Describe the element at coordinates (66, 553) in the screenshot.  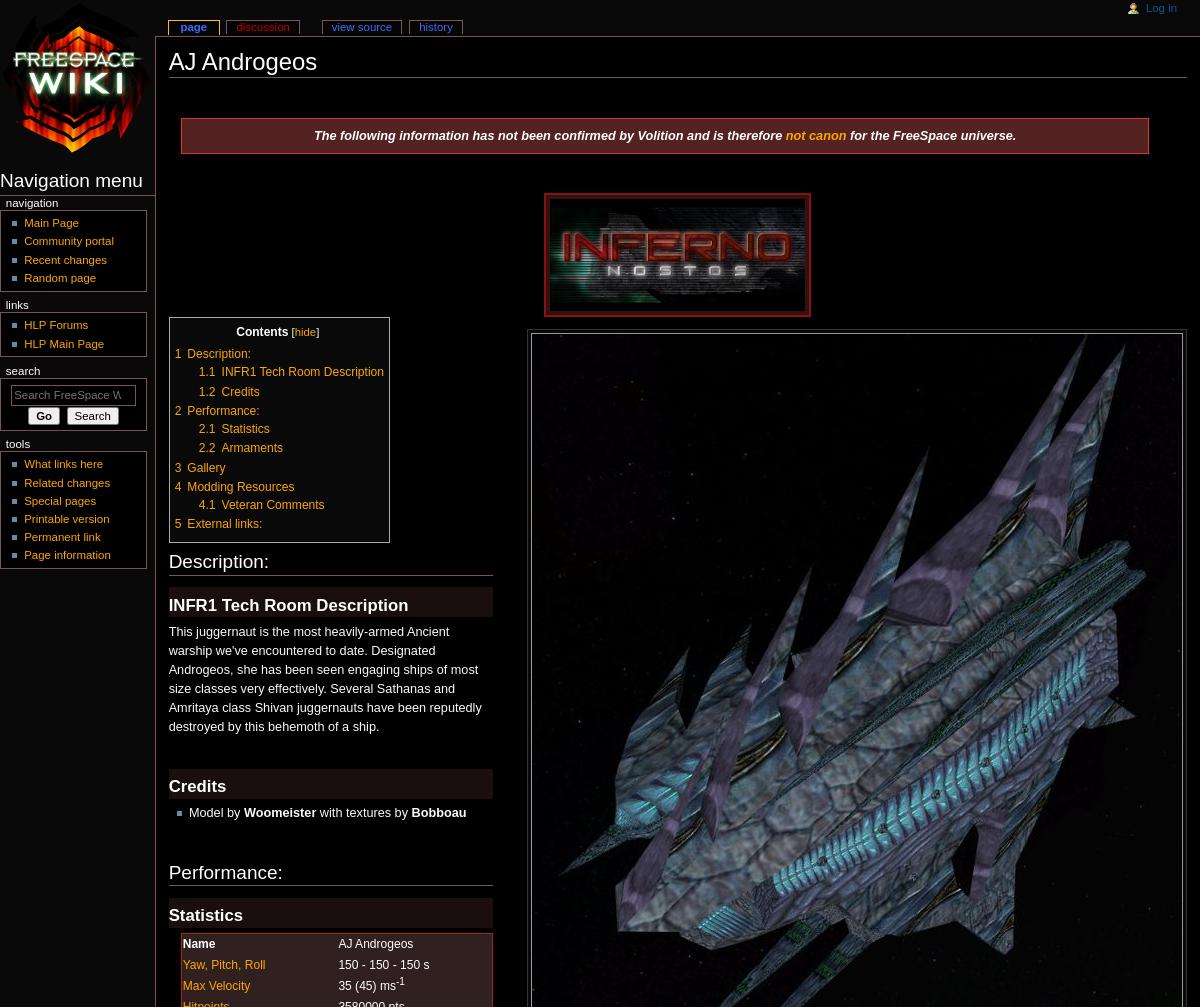
I see `'Page information'` at that location.